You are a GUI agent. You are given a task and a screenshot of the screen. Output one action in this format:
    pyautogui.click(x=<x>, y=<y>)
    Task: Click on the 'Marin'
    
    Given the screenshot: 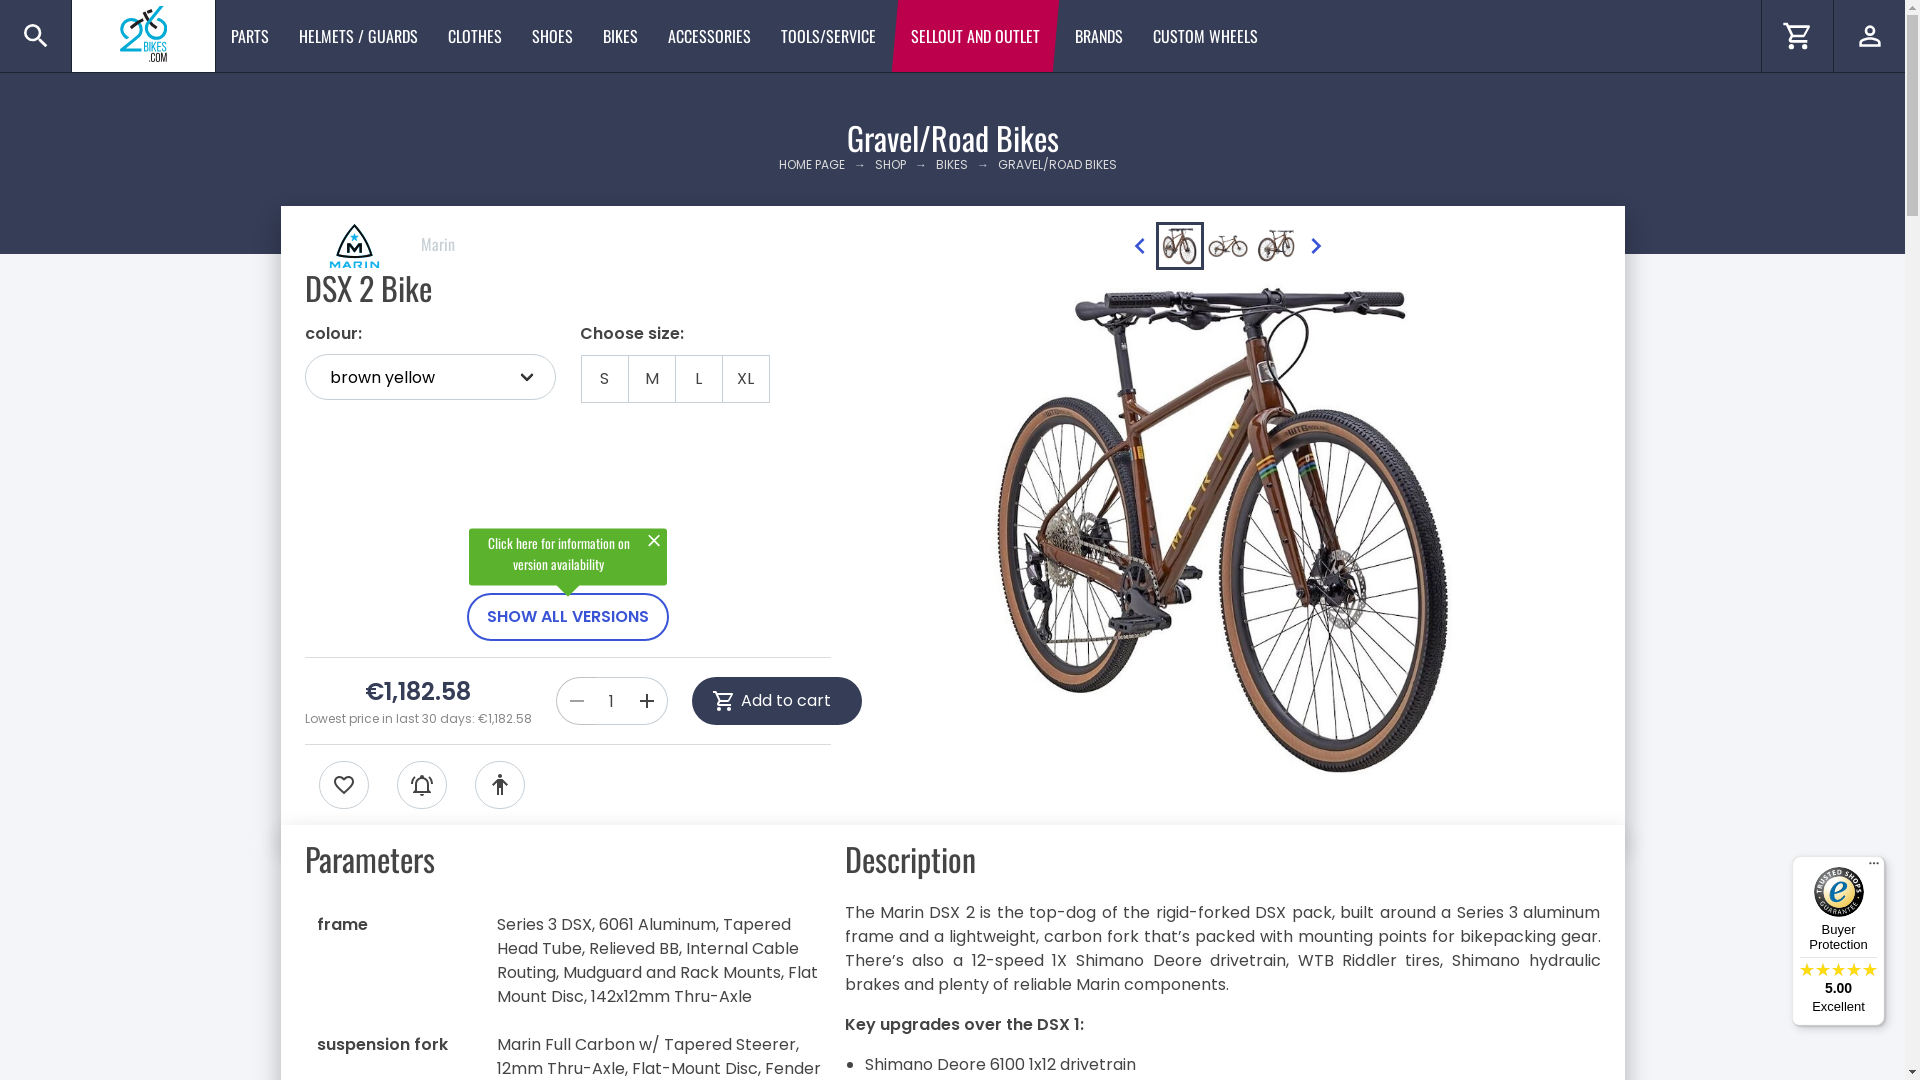 What is the action you would take?
    pyautogui.click(x=379, y=242)
    